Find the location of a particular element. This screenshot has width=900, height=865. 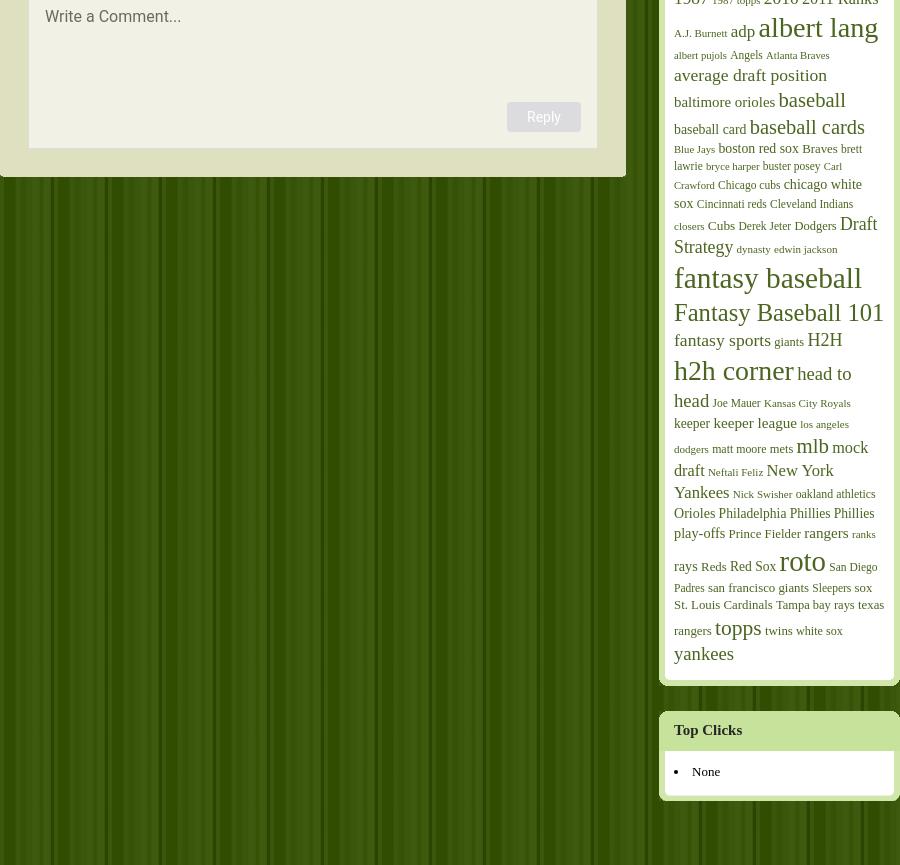

'Prince Fielder' is located at coordinates (763, 532).